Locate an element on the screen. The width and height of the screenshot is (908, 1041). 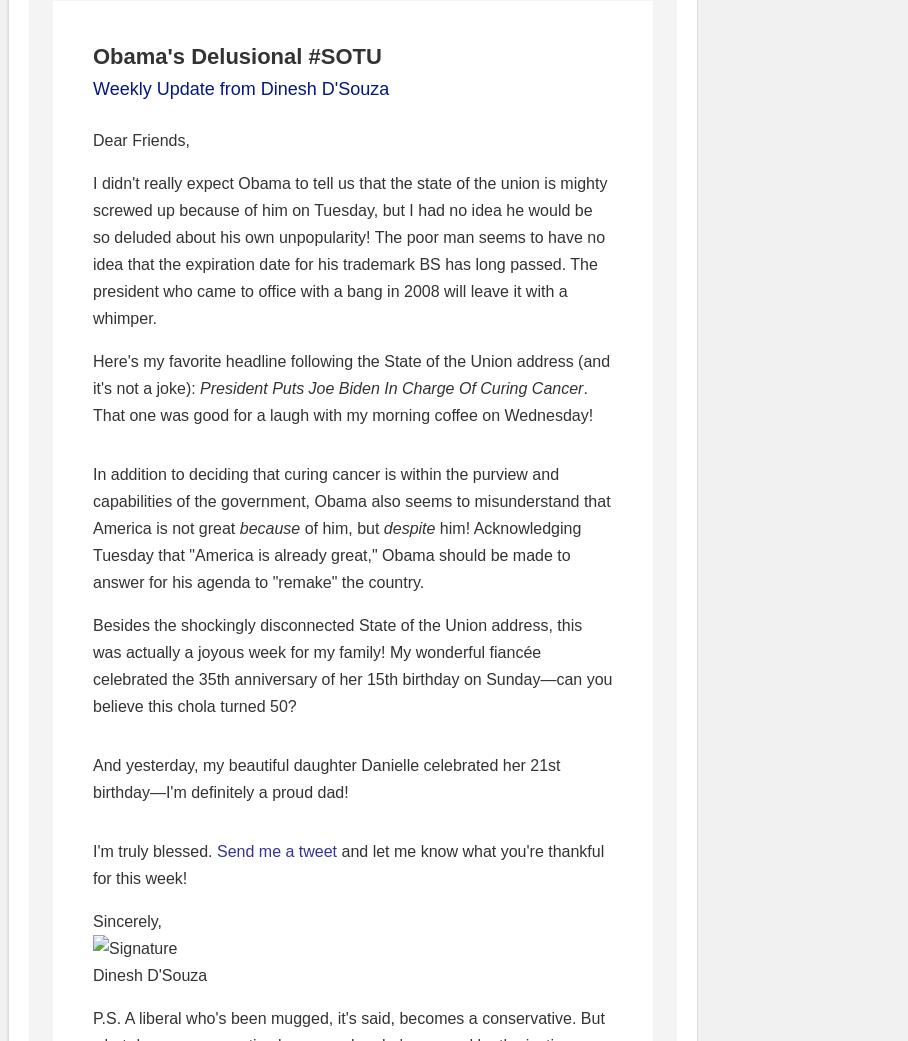
'In addition to deciding that curing cancer is within the purview and capabilities of the government, Obama also seems to misunderstand that America is not great' is located at coordinates (351, 500).